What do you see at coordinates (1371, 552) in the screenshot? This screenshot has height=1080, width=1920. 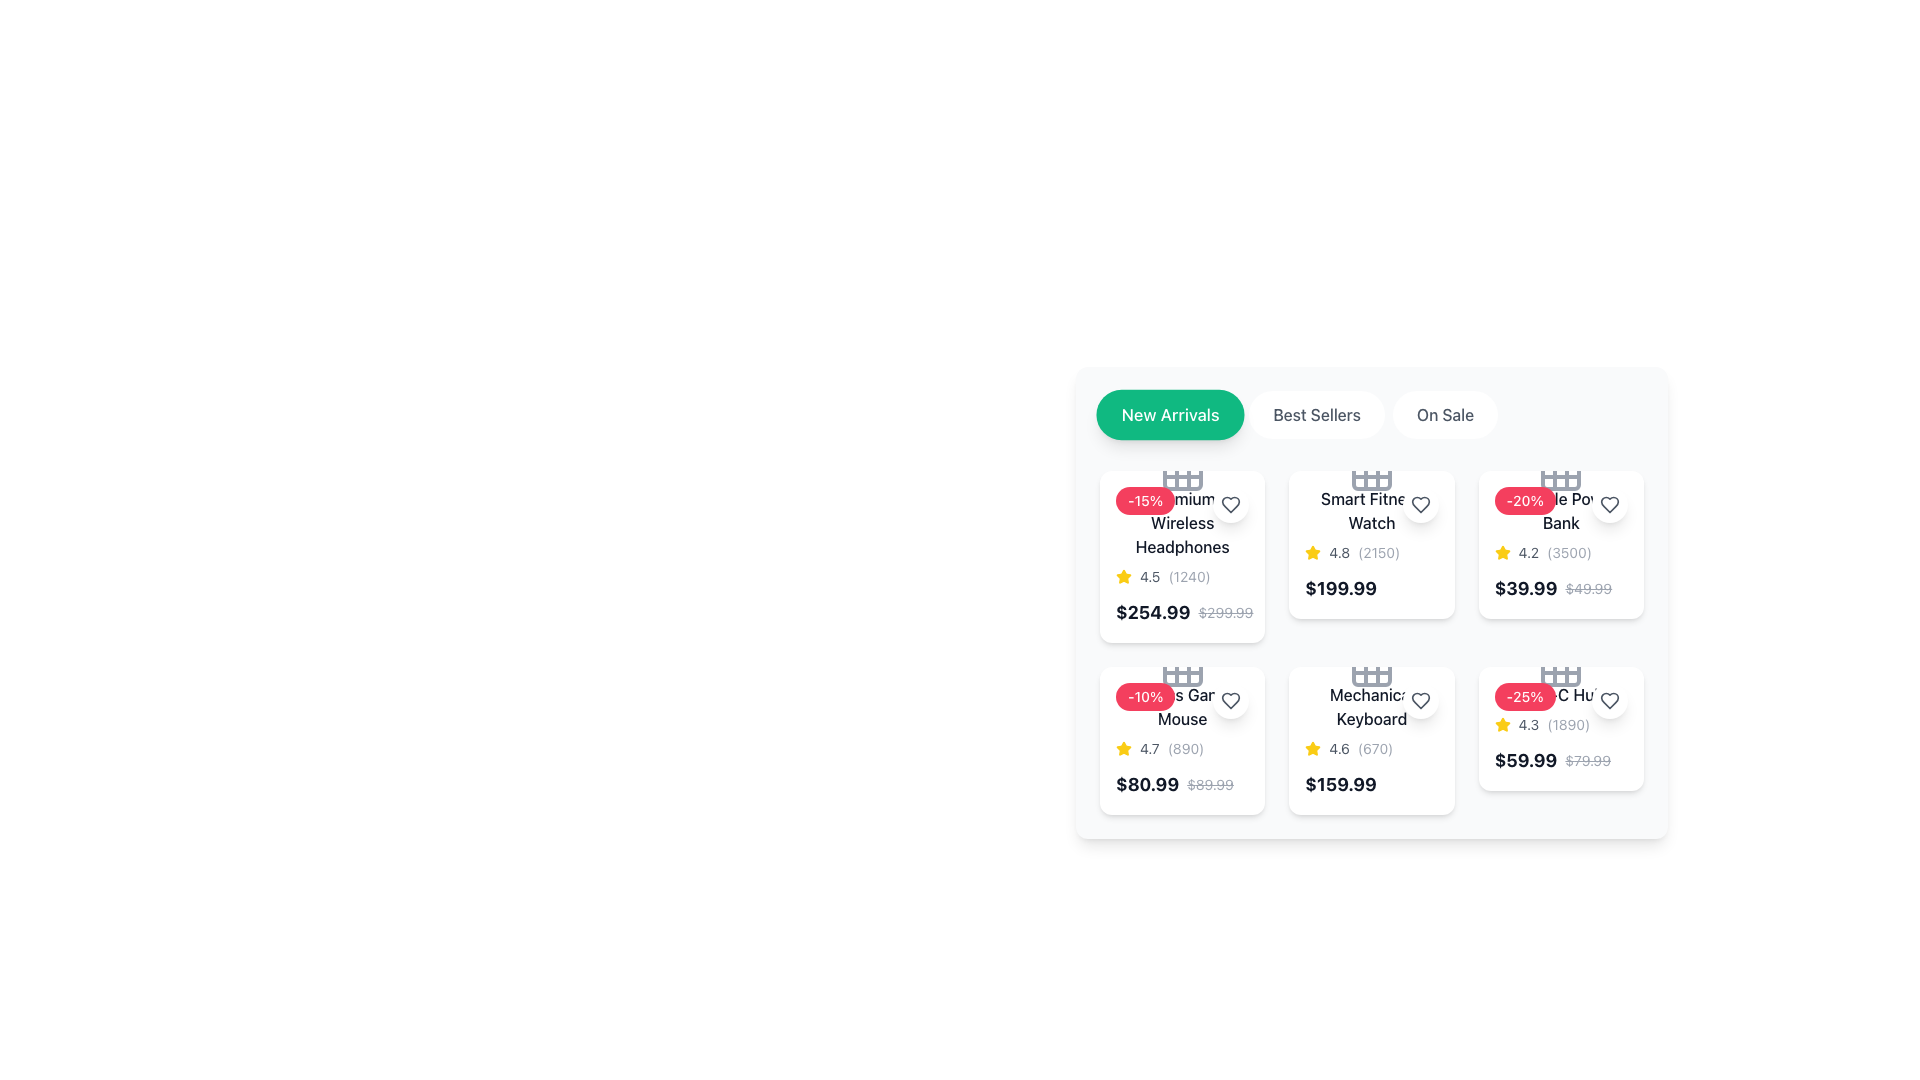 I see `the Rating Display element which consists of a yellow star icon followed by the text '4.8' and '(2150)', located within the 'Smart Fitness Watch' card, centered horizontally` at bounding box center [1371, 552].